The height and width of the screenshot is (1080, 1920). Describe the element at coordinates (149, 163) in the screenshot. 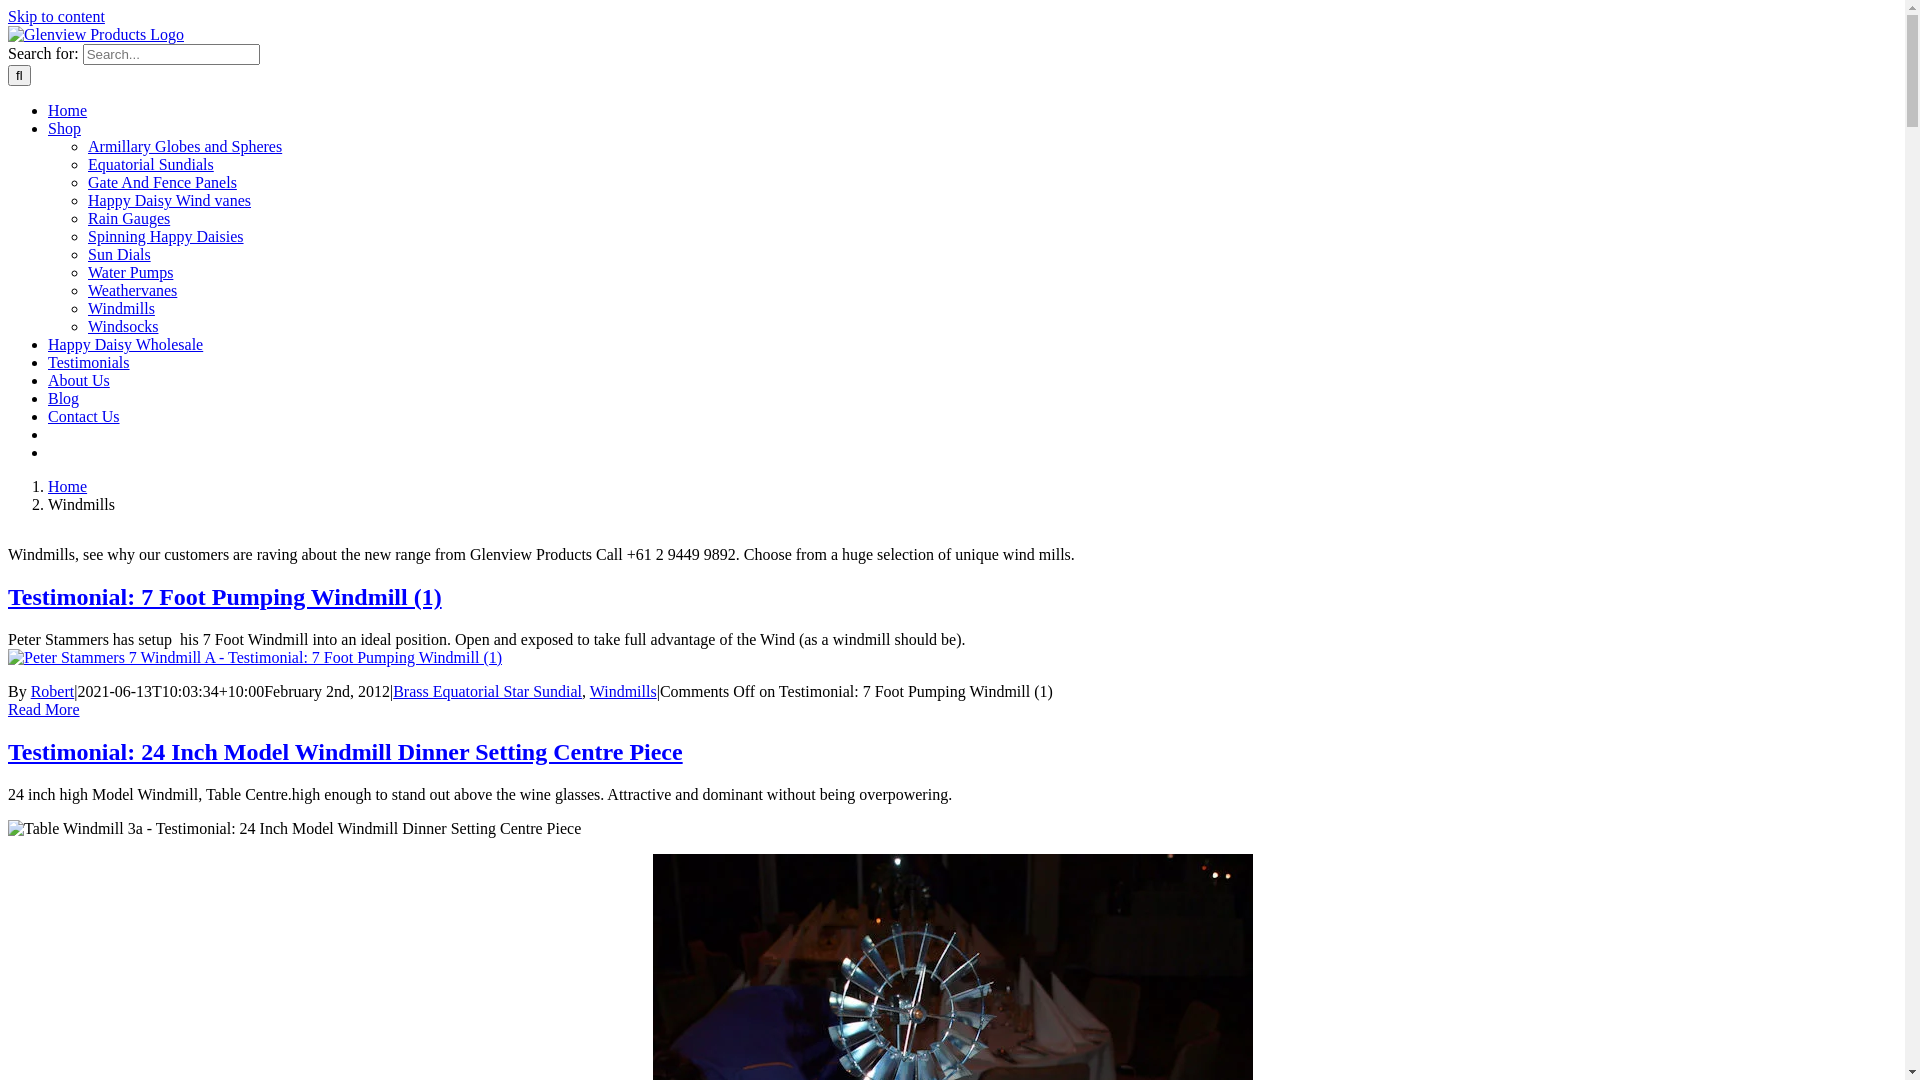

I see `'Equatorial Sundials'` at that location.